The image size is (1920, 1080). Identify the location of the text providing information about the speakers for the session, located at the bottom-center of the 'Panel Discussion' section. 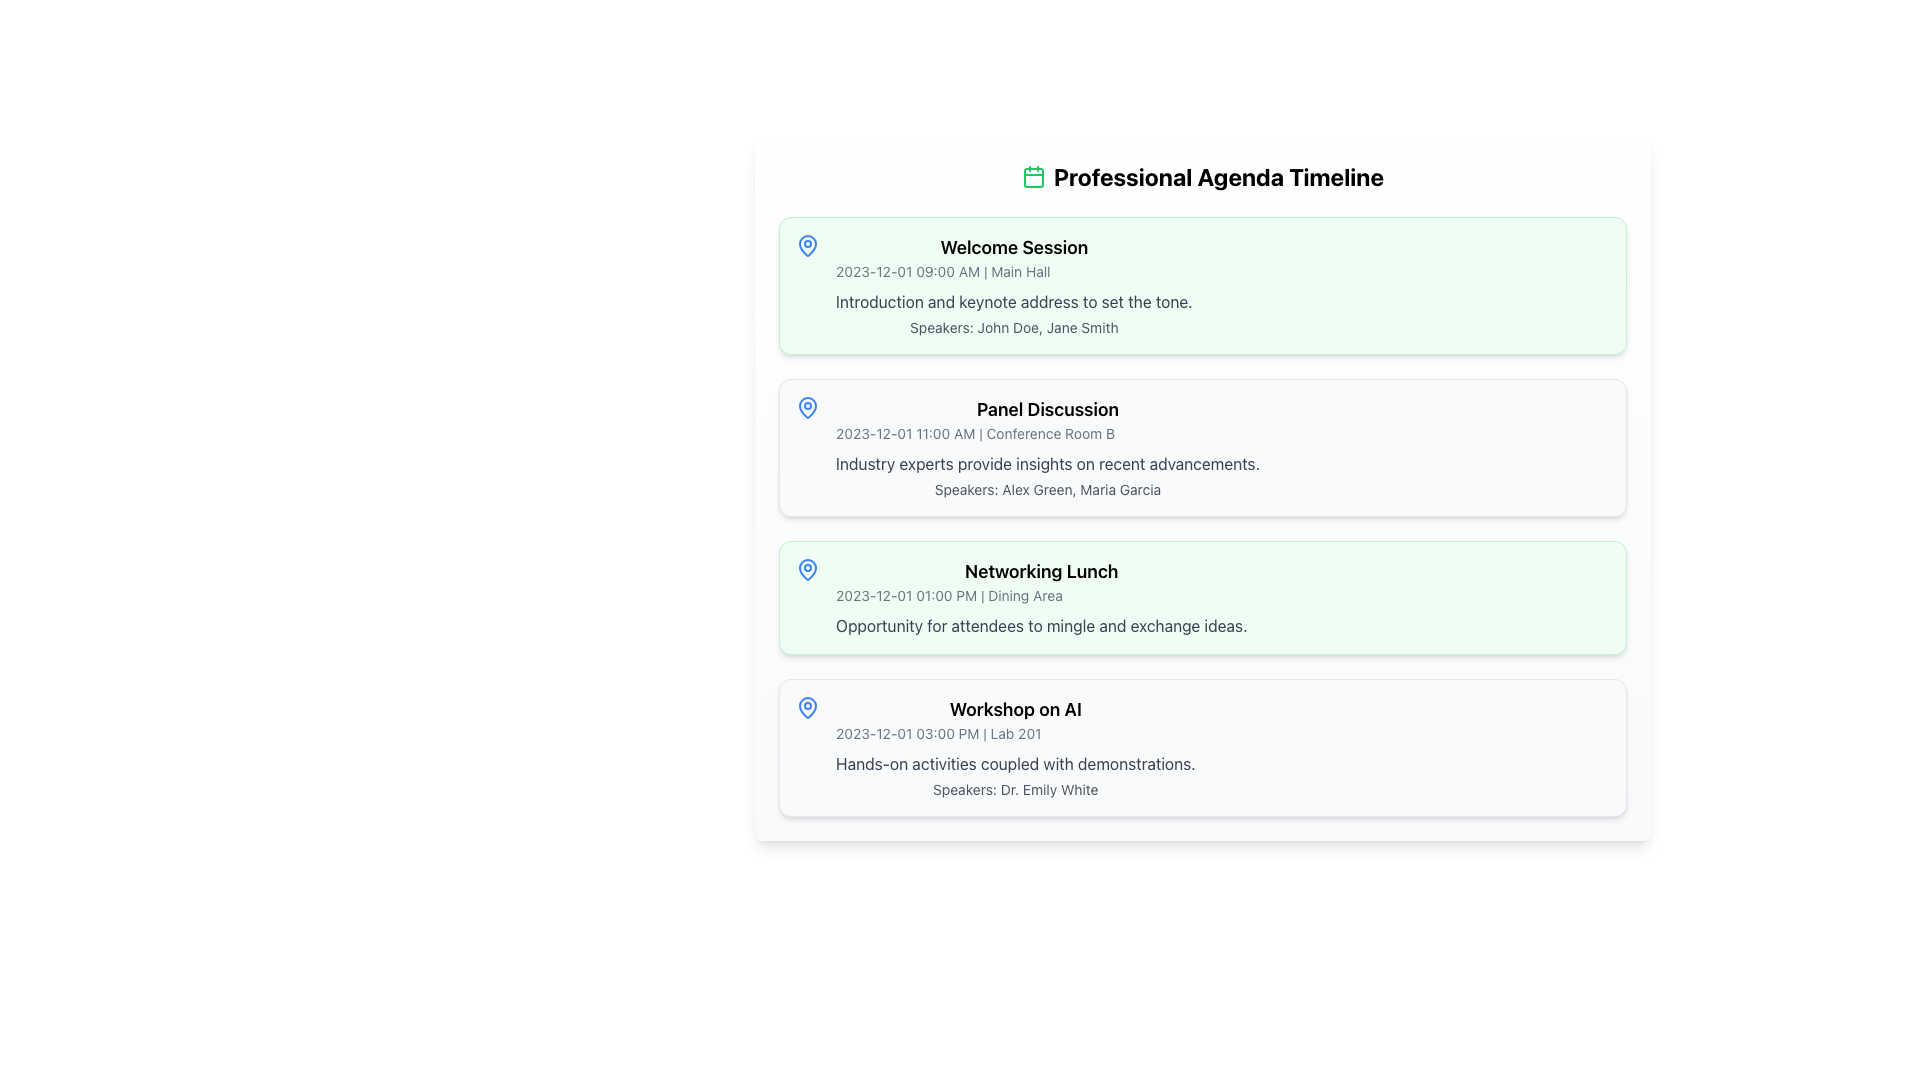
(1046, 489).